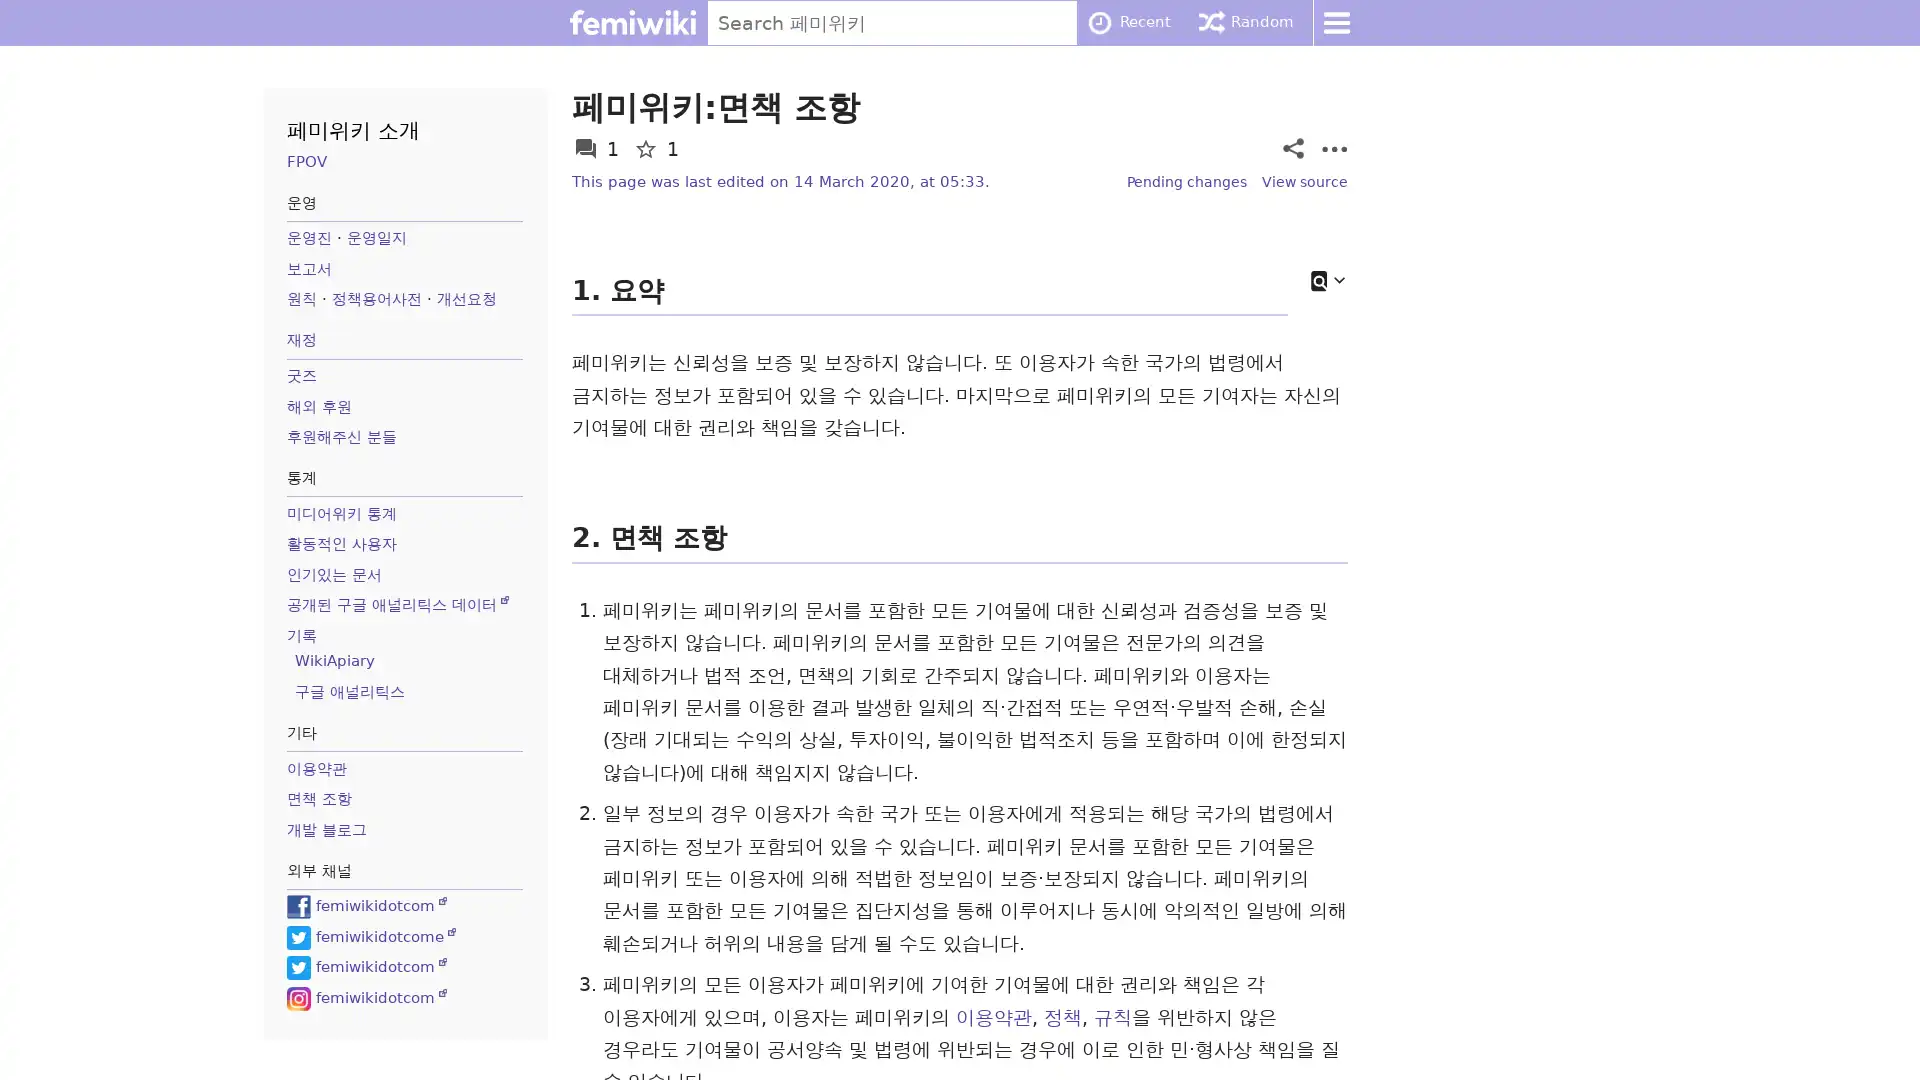 This screenshot has height=1080, width=1920. Describe the element at coordinates (1292, 147) in the screenshot. I see `Share this article` at that location.